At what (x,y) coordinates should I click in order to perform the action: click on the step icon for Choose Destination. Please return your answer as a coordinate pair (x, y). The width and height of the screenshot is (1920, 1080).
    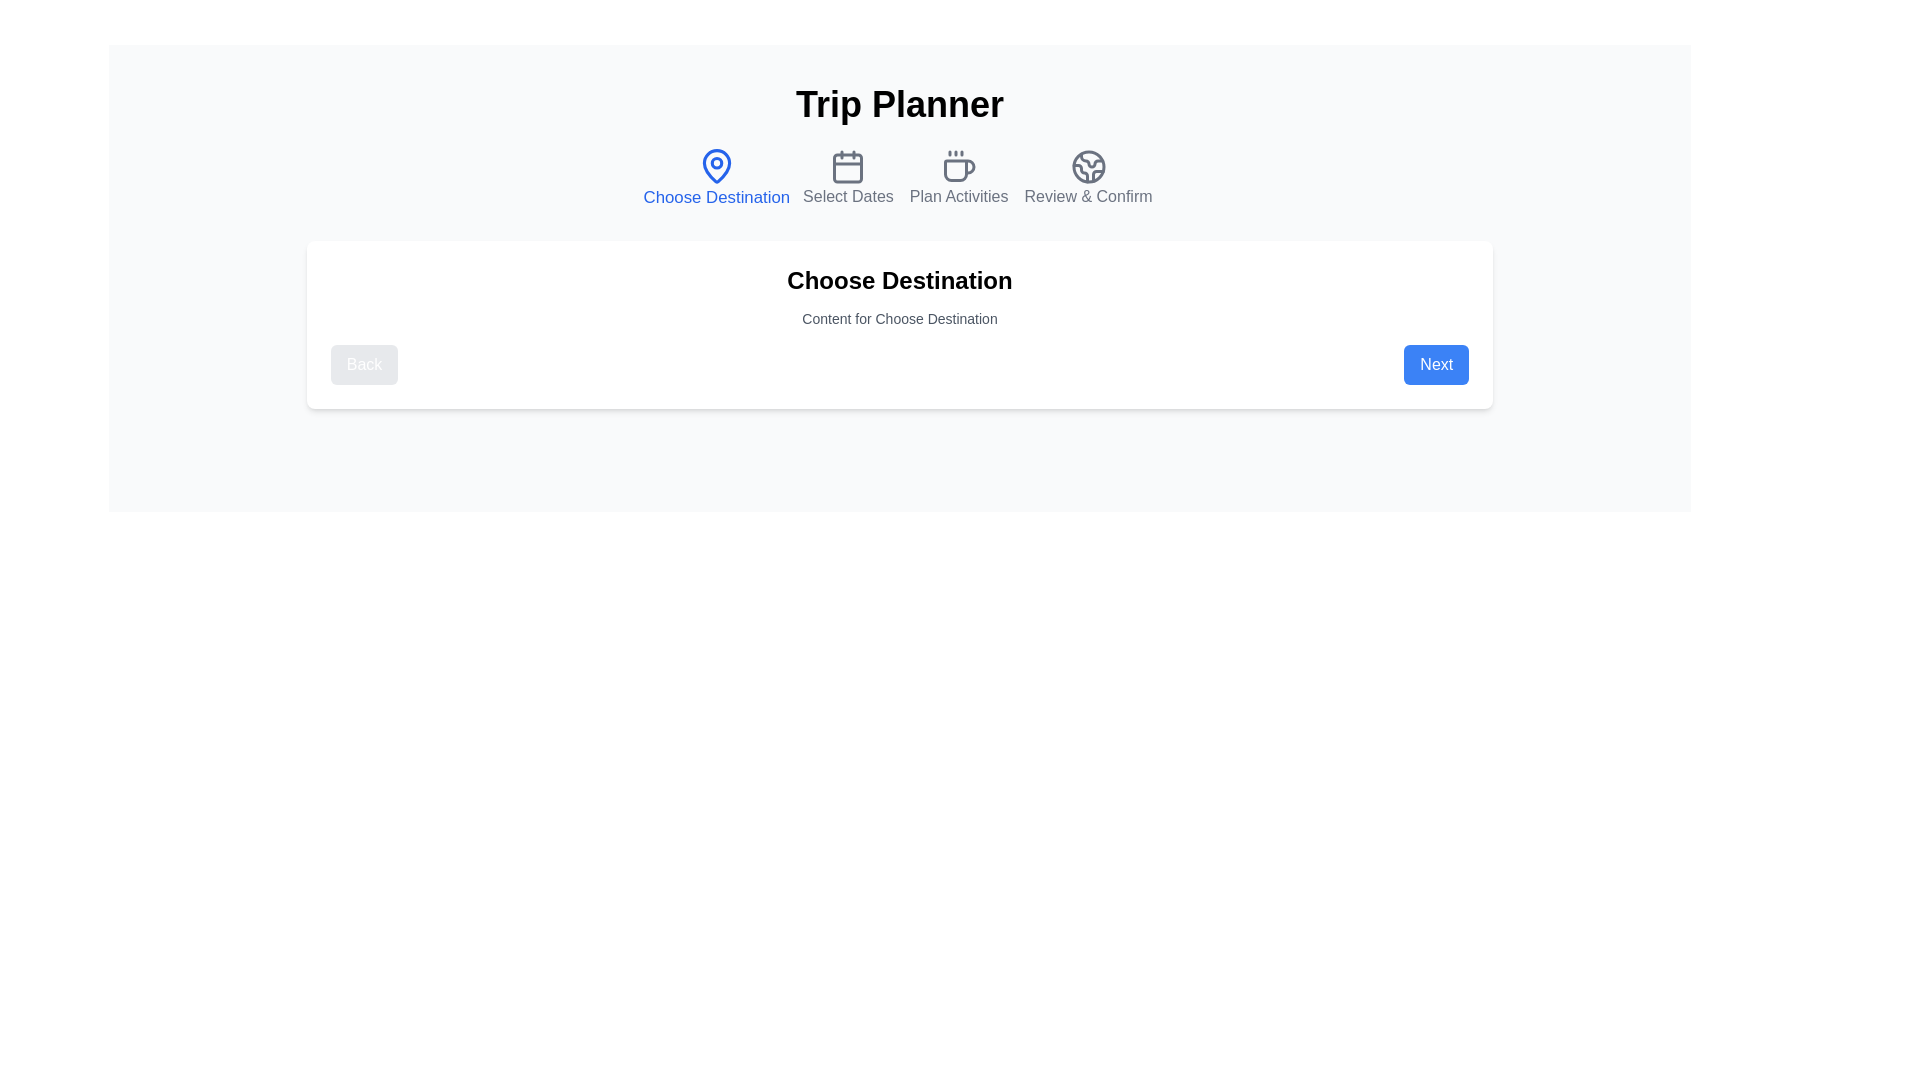
    Looking at the image, I should click on (717, 177).